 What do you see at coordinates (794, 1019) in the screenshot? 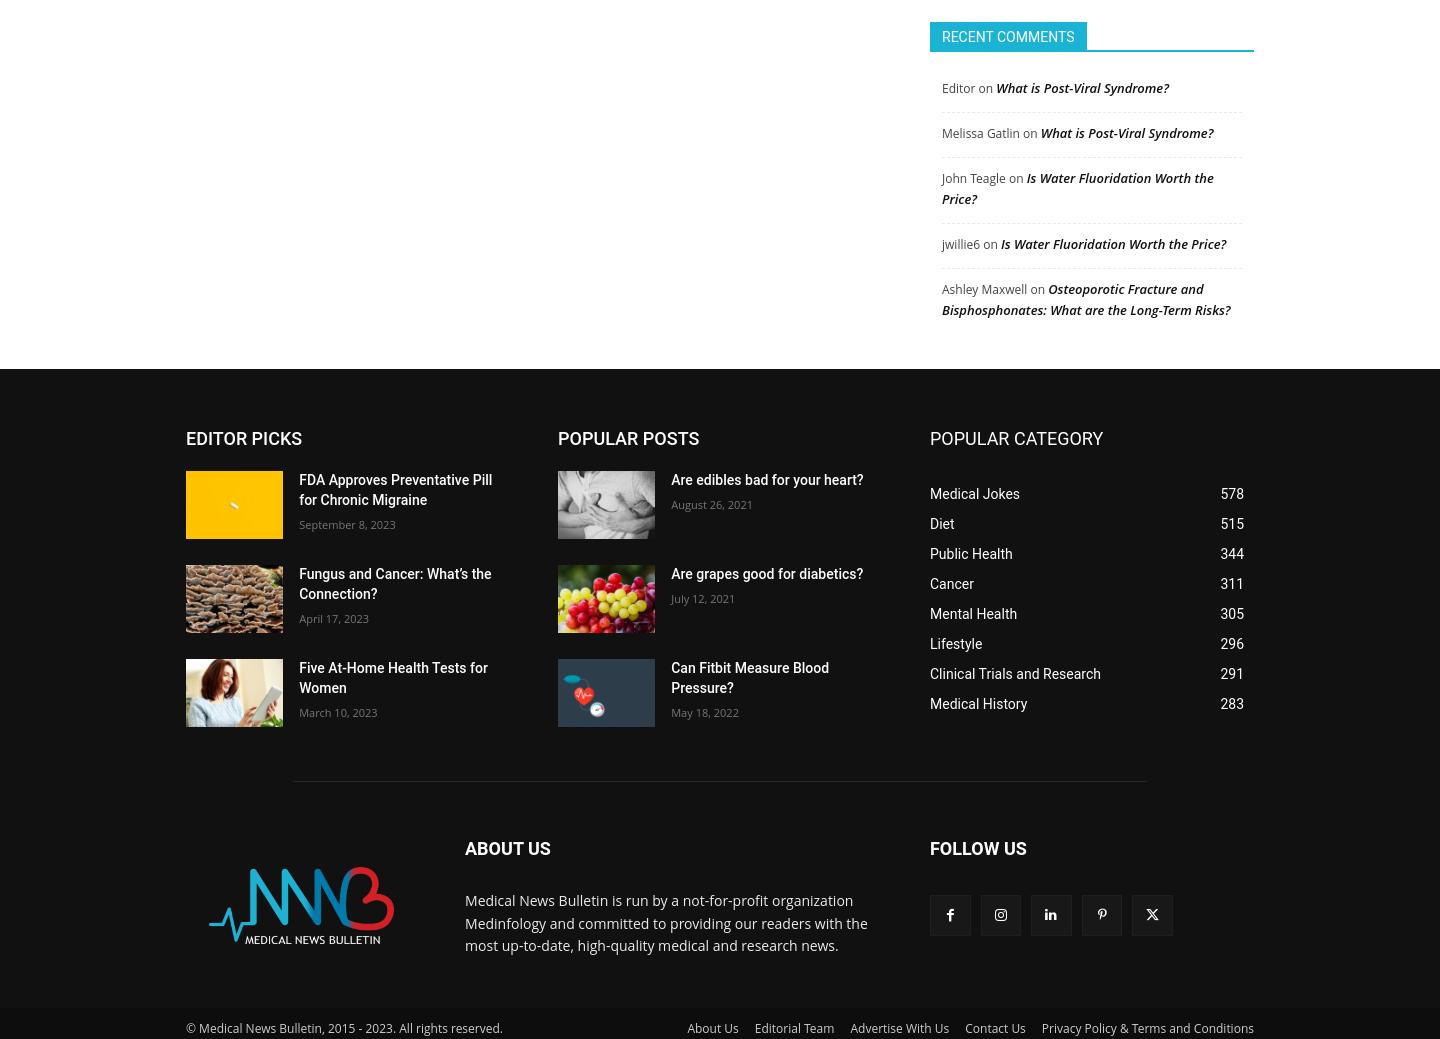
I see `'Editorial Team'` at bounding box center [794, 1019].